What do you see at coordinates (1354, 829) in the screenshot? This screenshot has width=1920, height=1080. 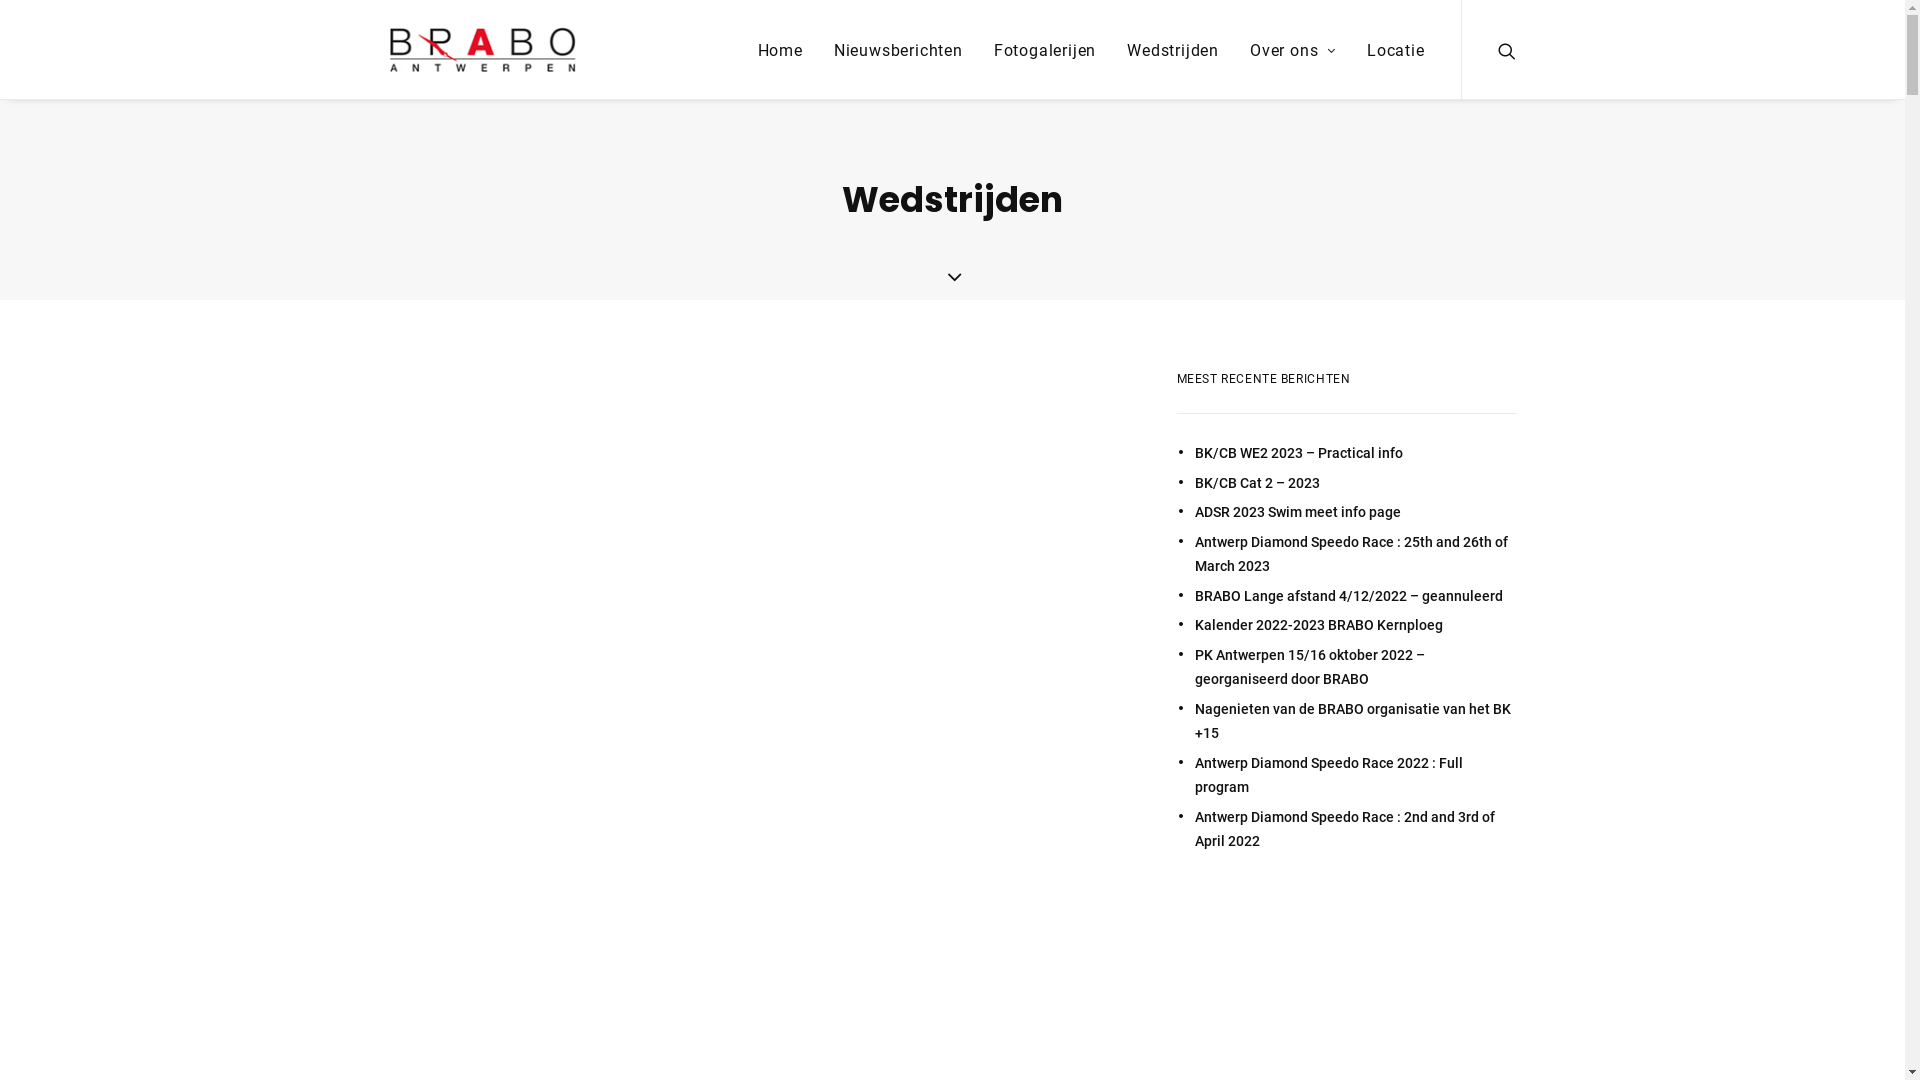 I see `'Antwerp Diamond Speedo Race : 2nd and 3rd of April 2022'` at bounding box center [1354, 829].